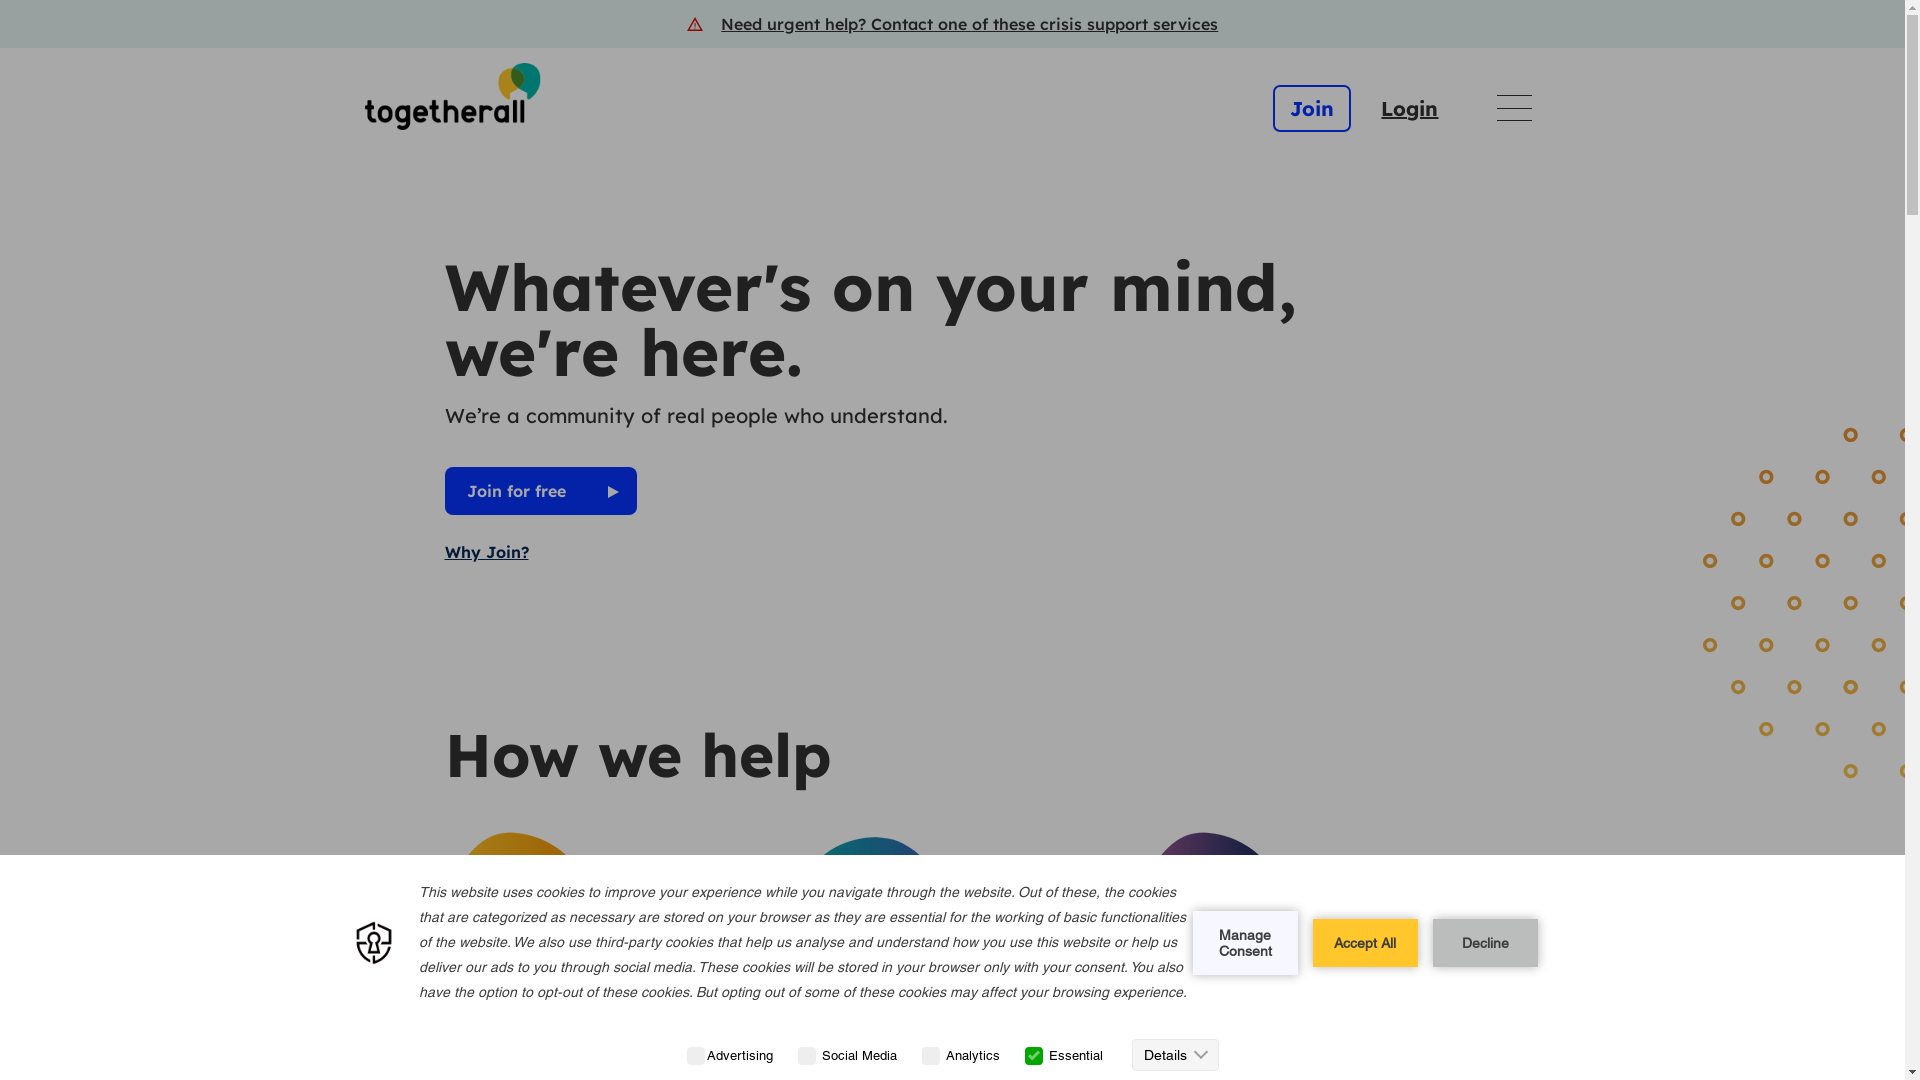 This screenshot has height=1080, width=1920. Describe the element at coordinates (1311, 108) in the screenshot. I see `'Join'` at that location.